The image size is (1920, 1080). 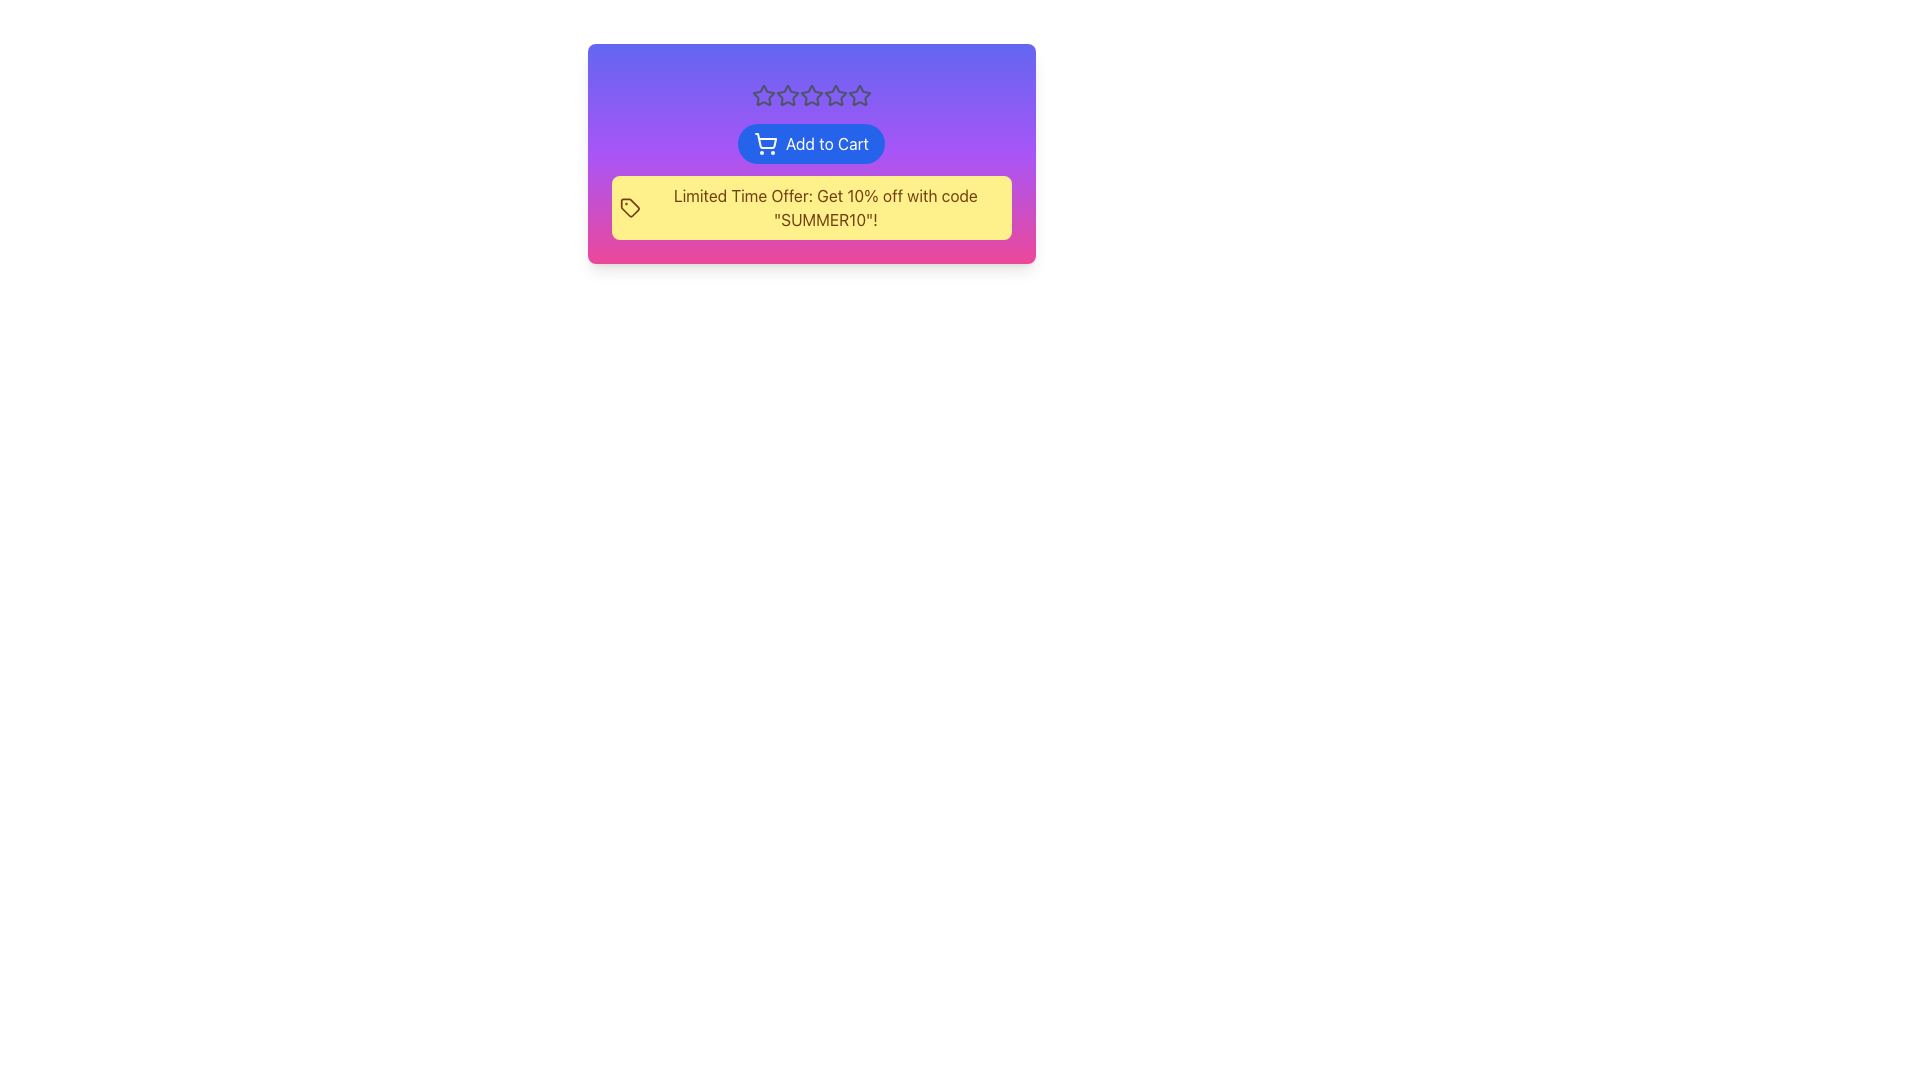 What do you see at coordinates (811, 181) in the screenshot?
I see `message from the informational block located below the blue 'Add to Cart' button, which informs the user about a limited-time discount offer` at bounding box center [811, 181].